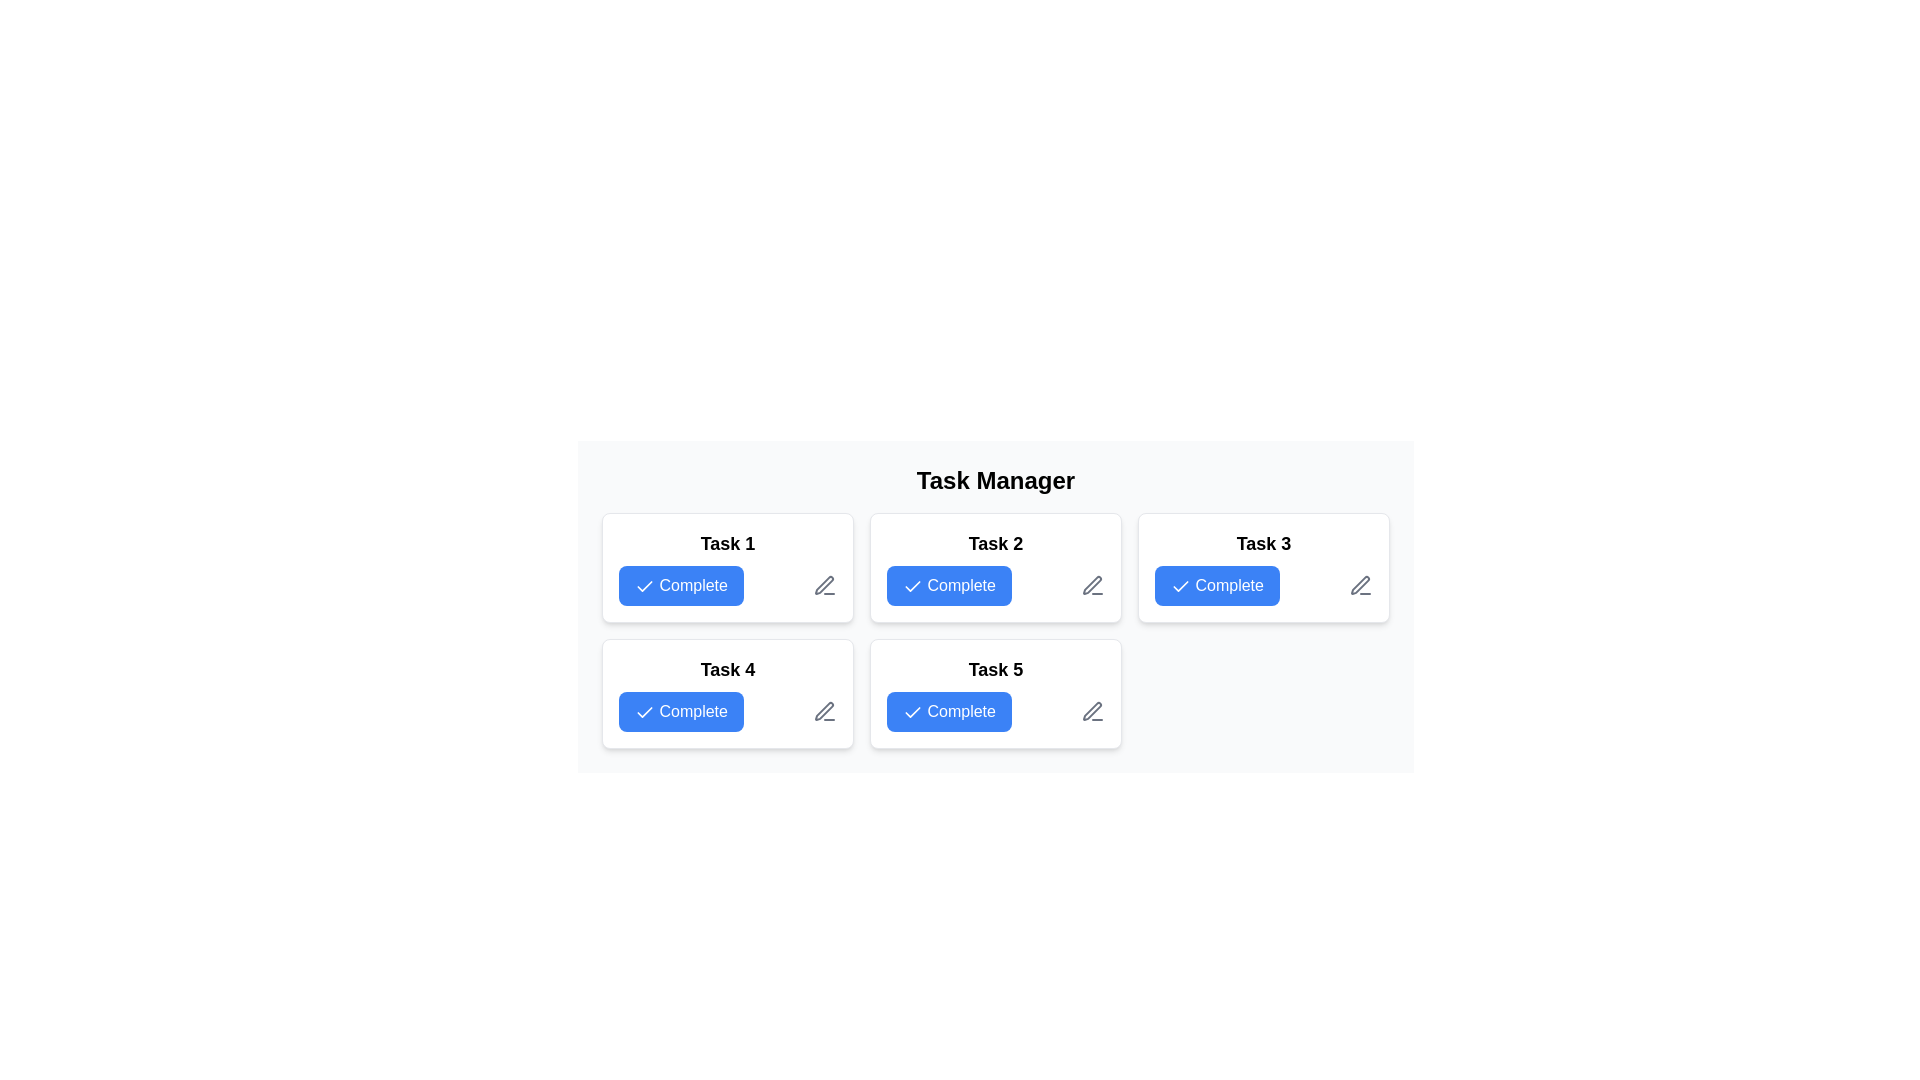 The height and width of the screenshot is (1080, 1920). Describe the element at coordinates (824, 710) in the screenshot. I see `the pen or pencil icon button located in the bottom-right corner of the 'Task 5' card in the Task Manager grid` at that location.